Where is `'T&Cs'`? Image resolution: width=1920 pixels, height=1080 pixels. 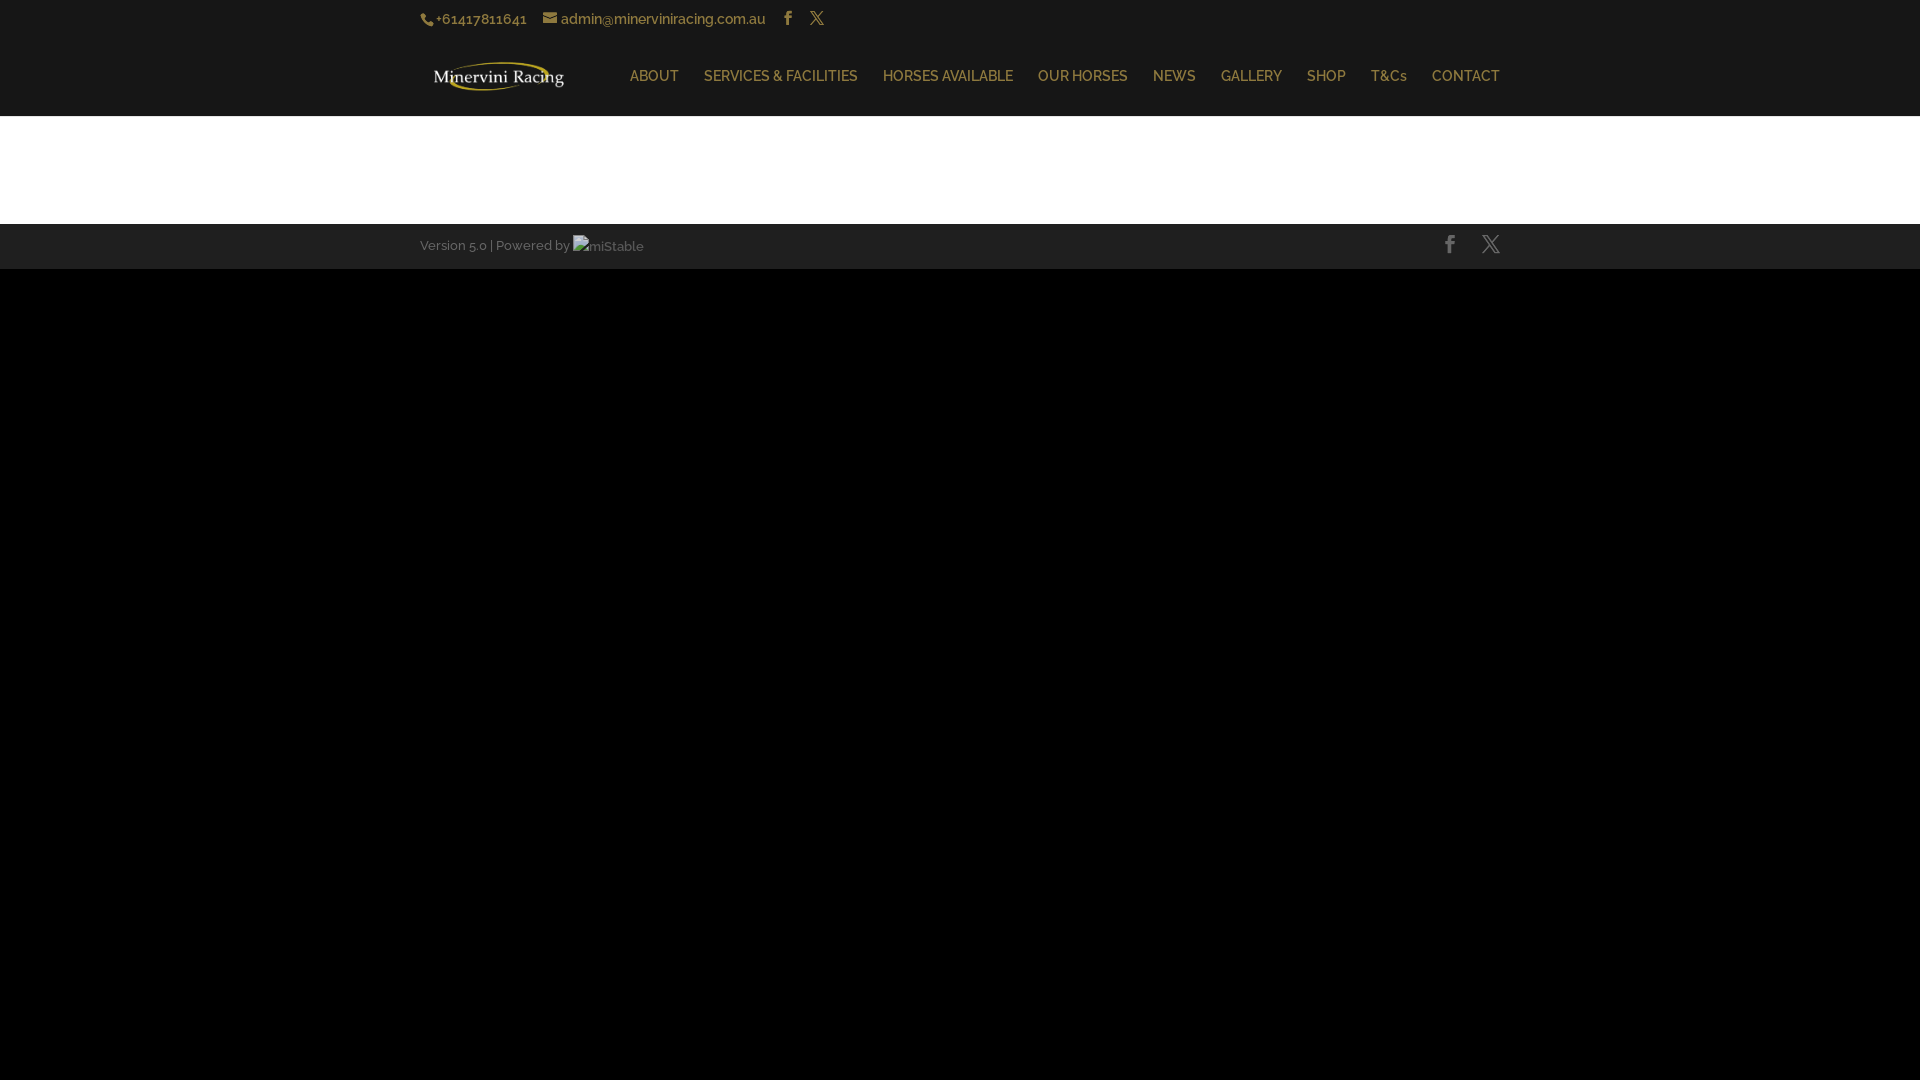 'T&Cs' is located at coordinates (1387, 92).